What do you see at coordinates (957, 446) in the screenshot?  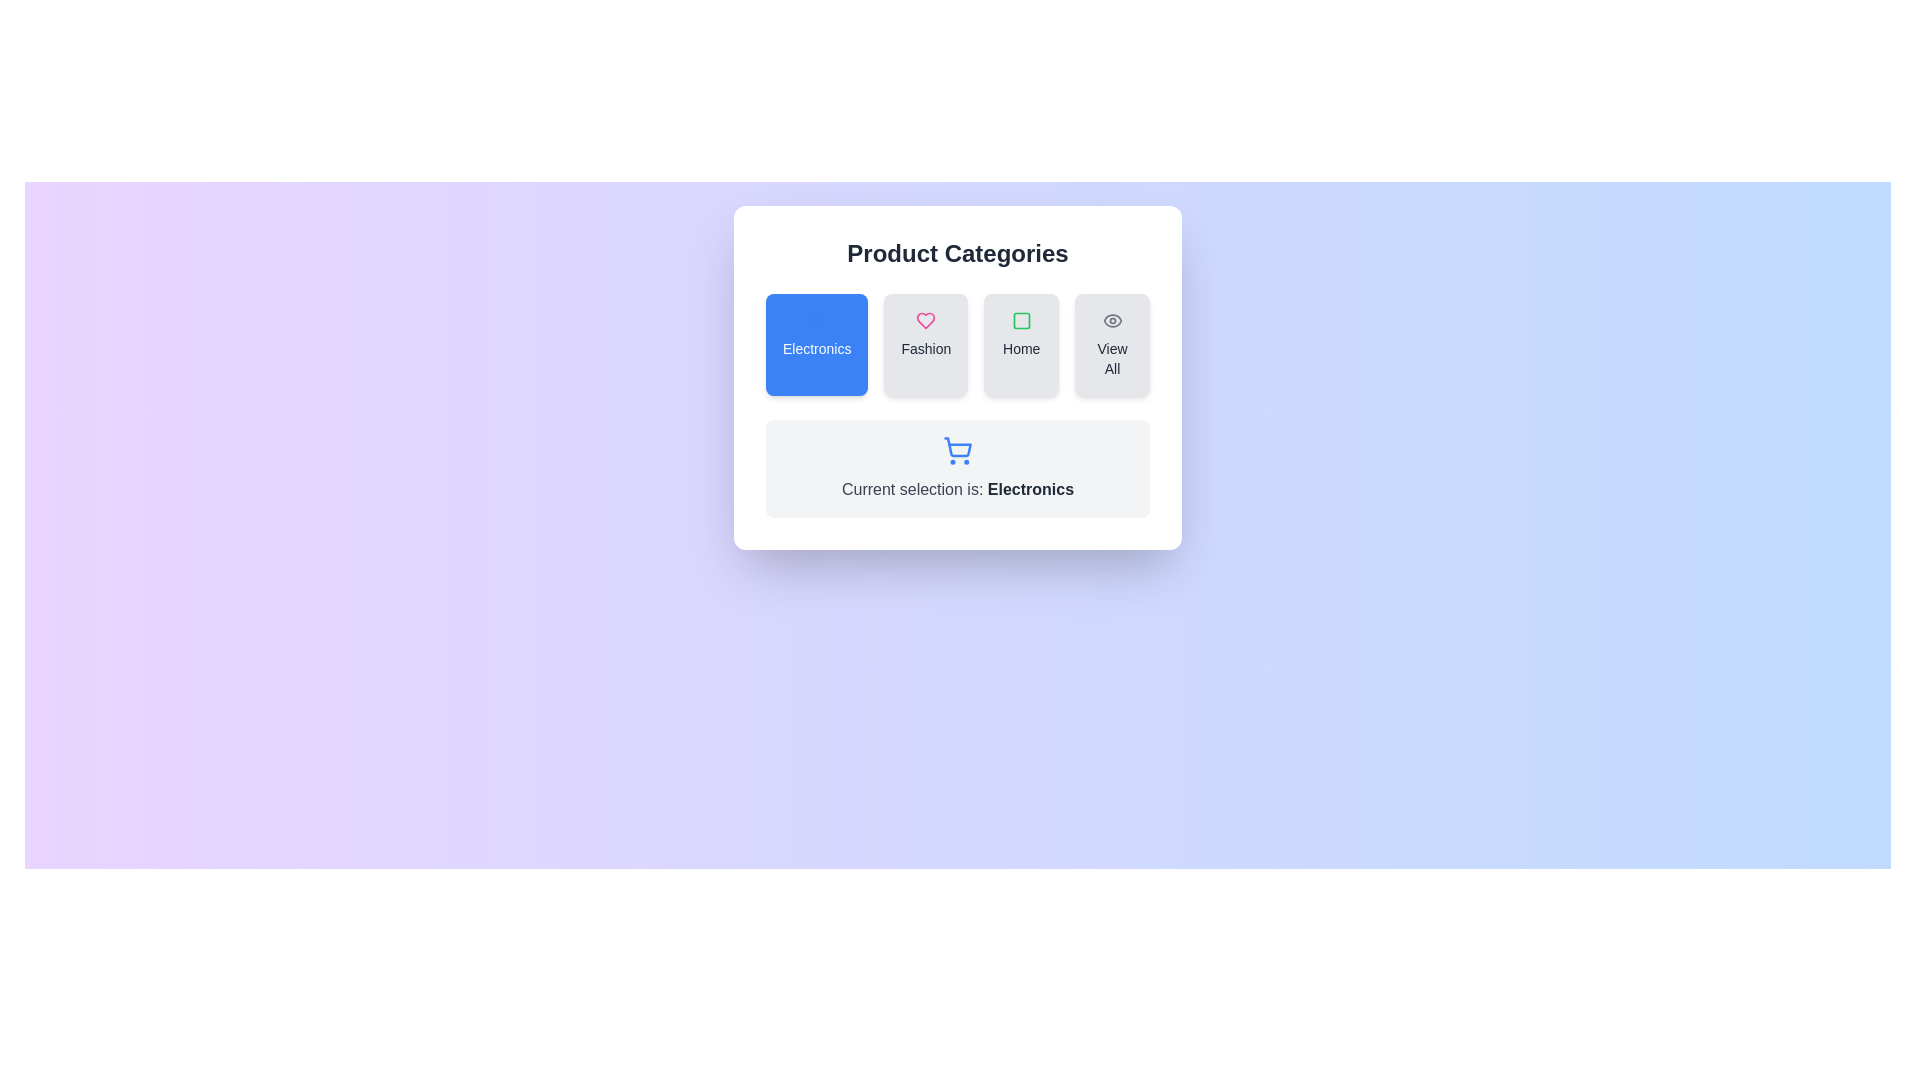 I see `the shopping cart icon, which is centrally positioned beneath the category selection panel and serves as a decorative representation of the shopping feature in an e-commerce interface` at bounding box center [957, 446].